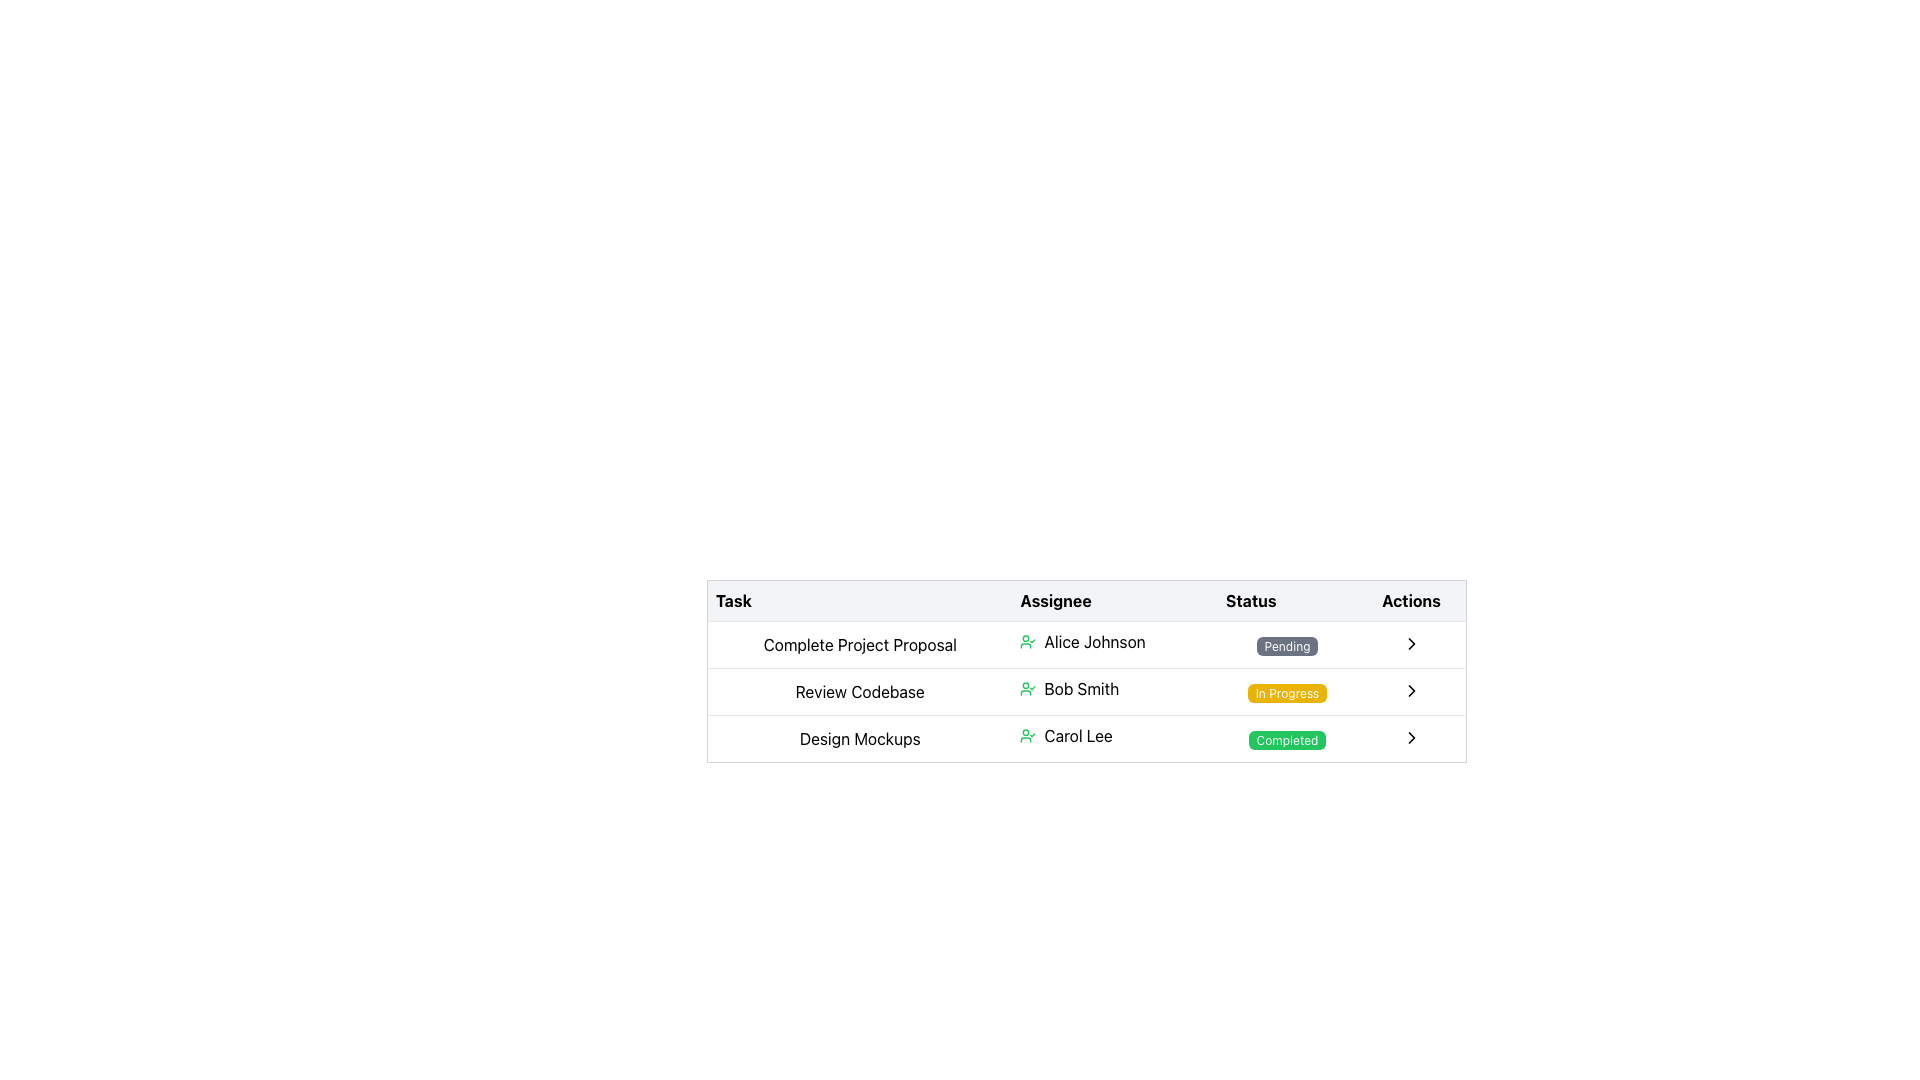 The height and width of the screenshot is (1080, 1920). I want to click on the 'Pending' label, which is a rectangular element with rounded corners, displaying white text on a dark gray background, located in the 'Status' column of the table row, so click(1287, 644).